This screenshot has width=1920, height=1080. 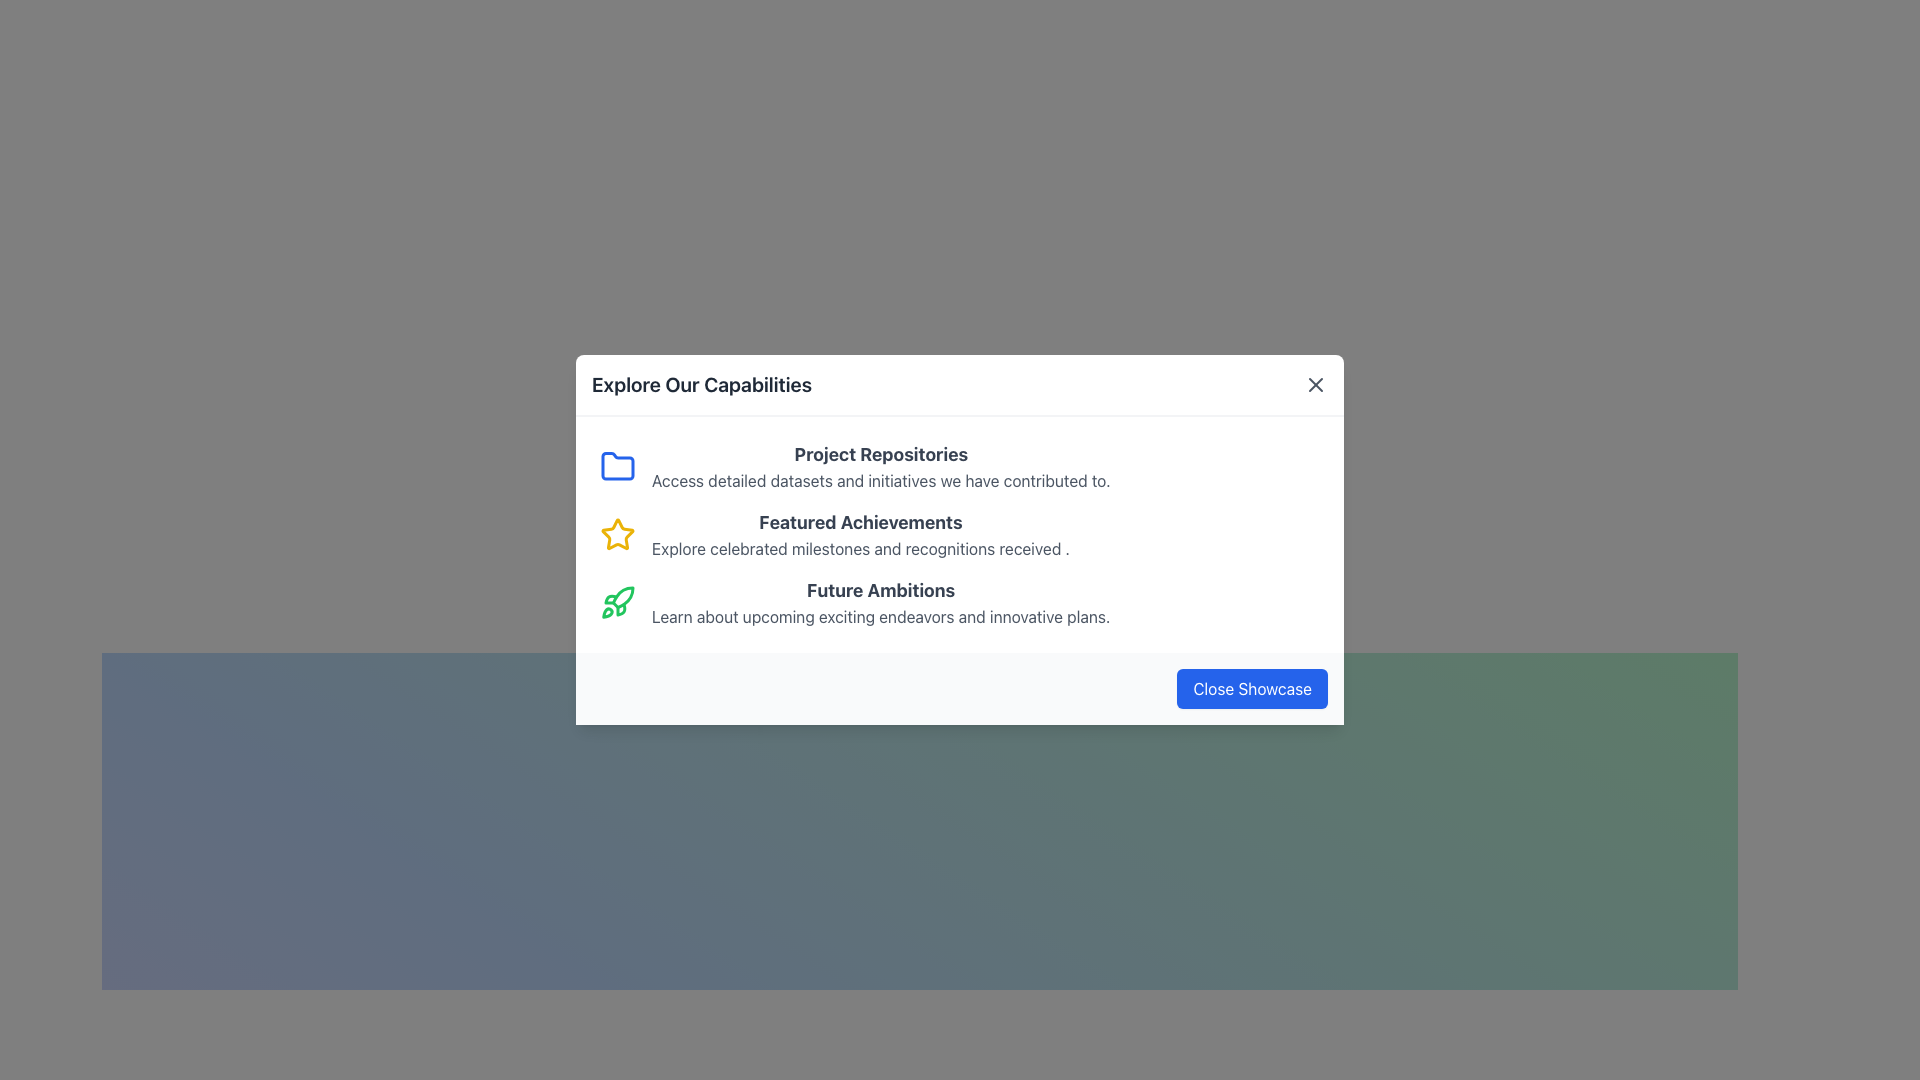 I want to click on the green rocket icon, which is the rightmost option in a list of three, positioned left of the 'Future Ambitions' heading, so click(x=617, y=601).